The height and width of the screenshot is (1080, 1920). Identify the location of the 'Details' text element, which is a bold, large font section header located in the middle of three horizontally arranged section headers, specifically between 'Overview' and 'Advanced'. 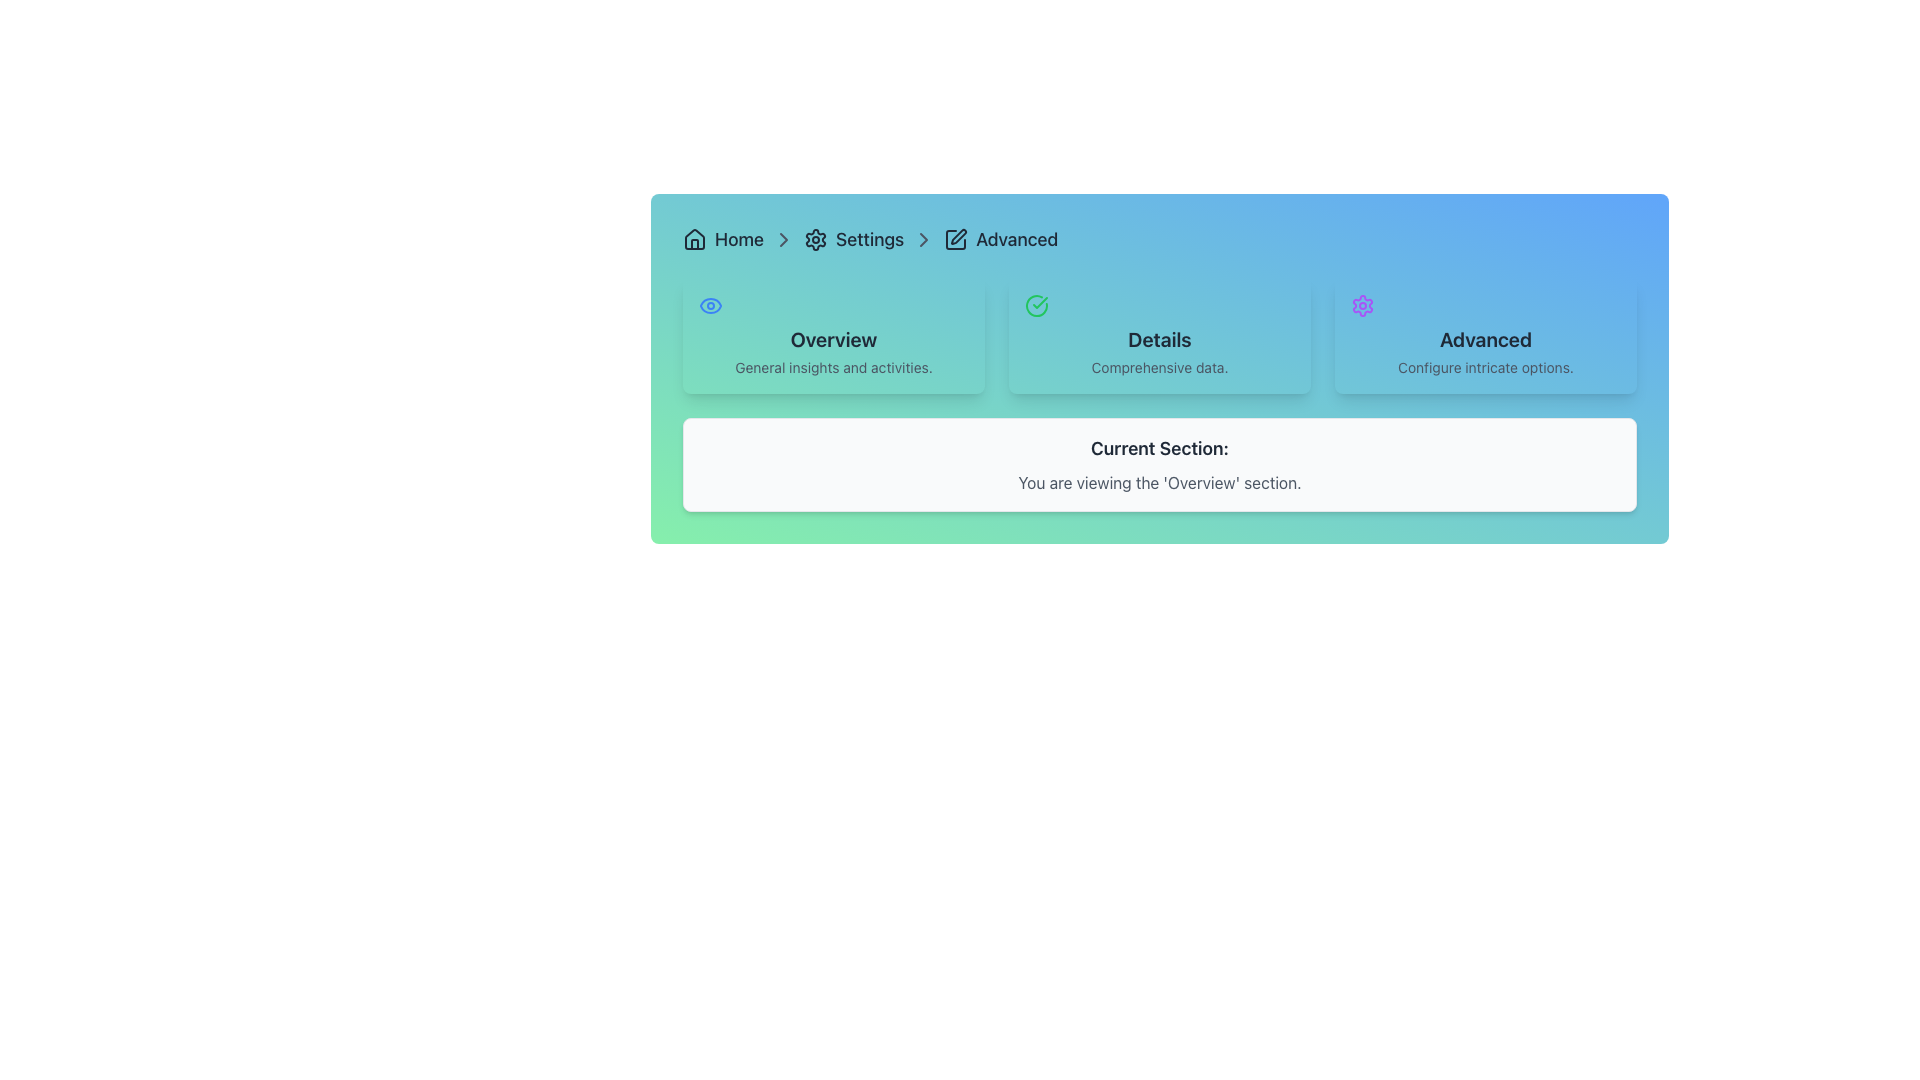
(1160, 338).